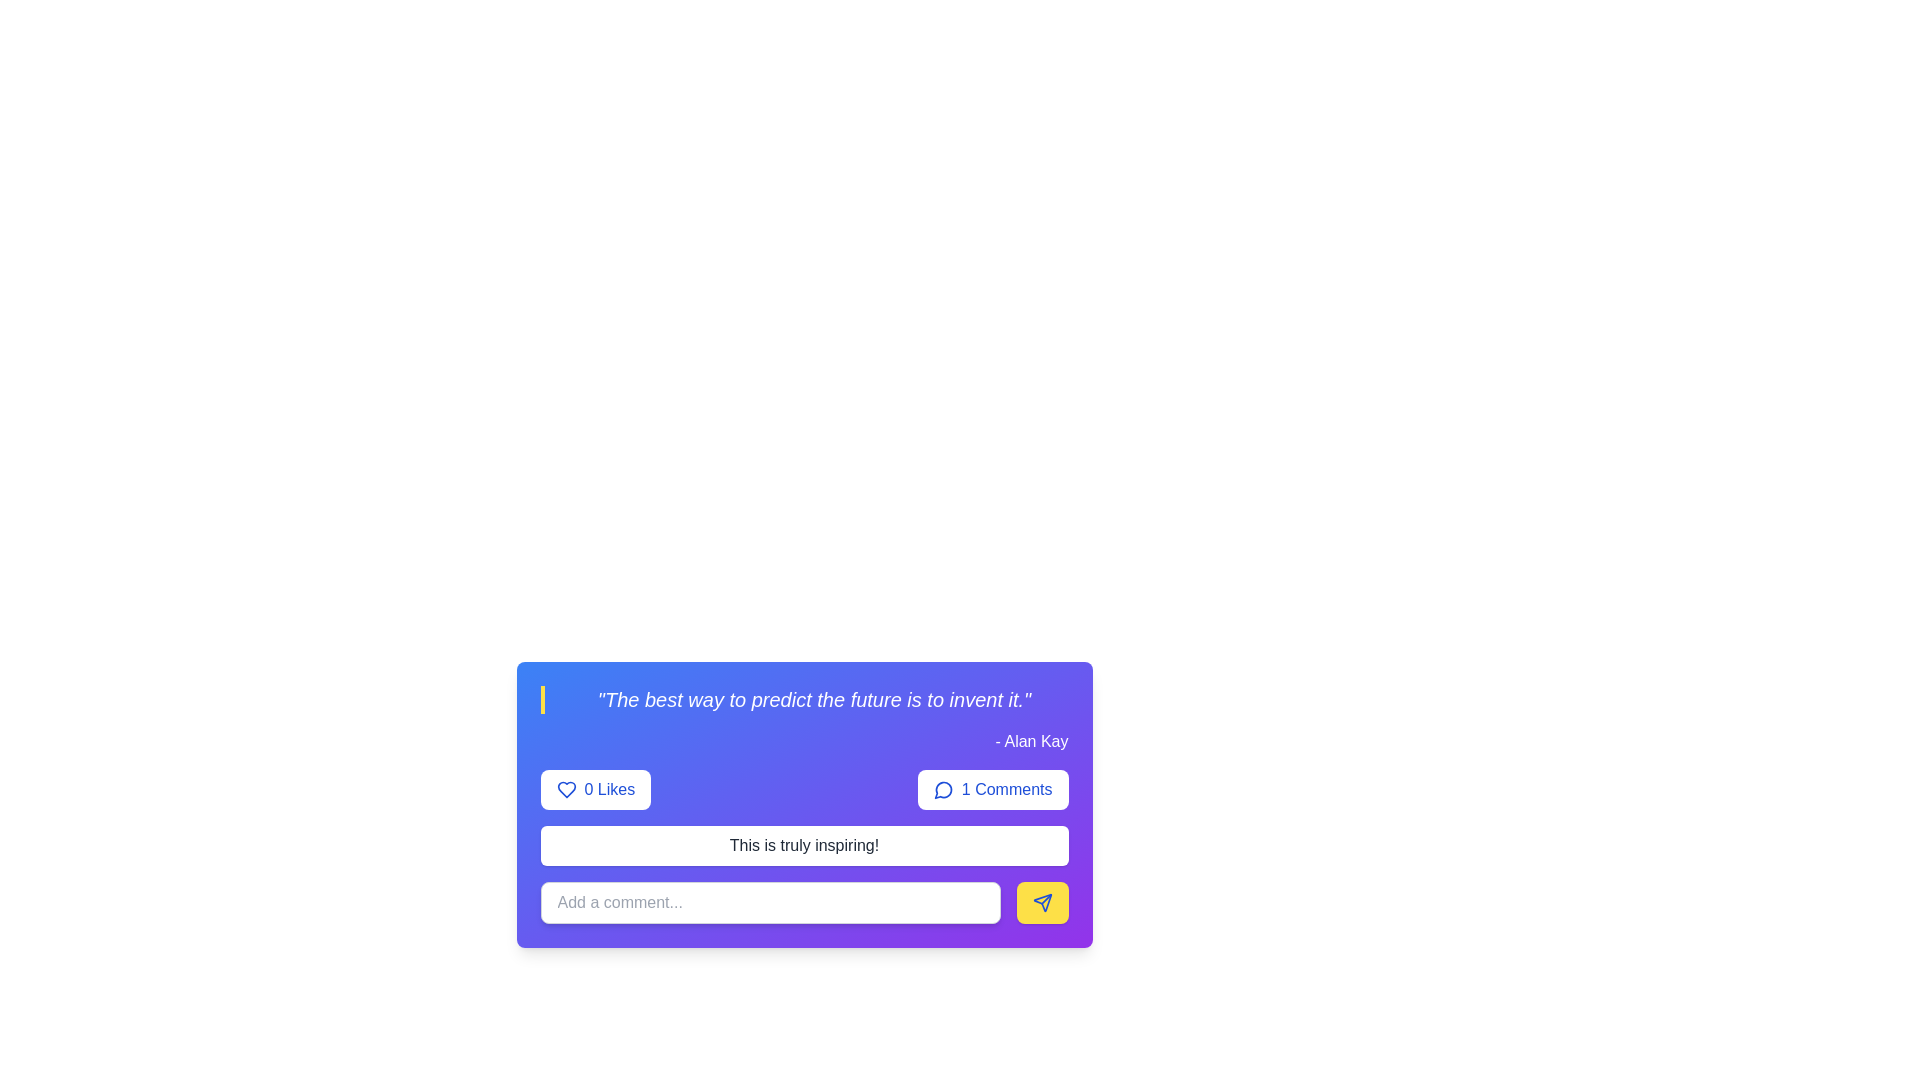 The height and width of the screenshot is (1080, 1920). I want to click on the paper plane icon button with a yellow background and blue border in the bottom-right corner of the card interface to send a message, so click(1041, 902).